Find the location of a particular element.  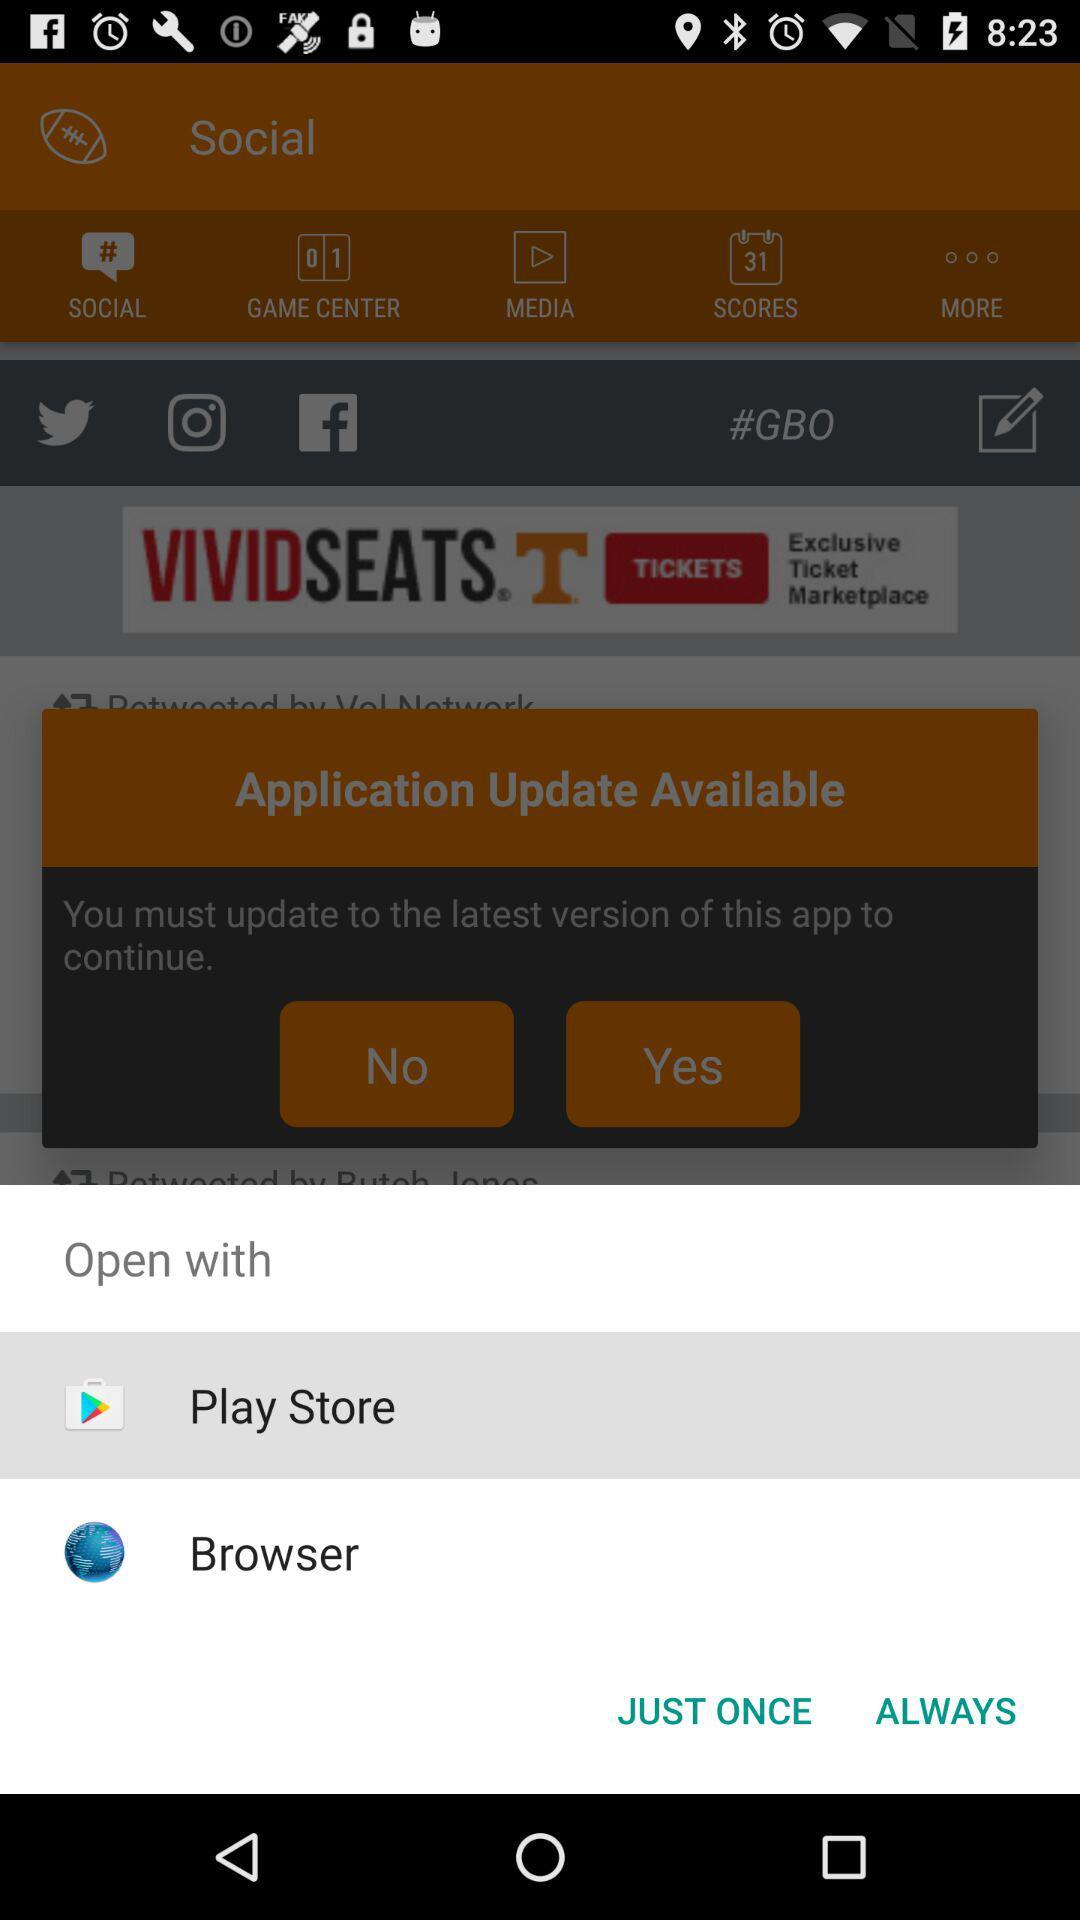

the just once item is located at coordinates (713, 1708).